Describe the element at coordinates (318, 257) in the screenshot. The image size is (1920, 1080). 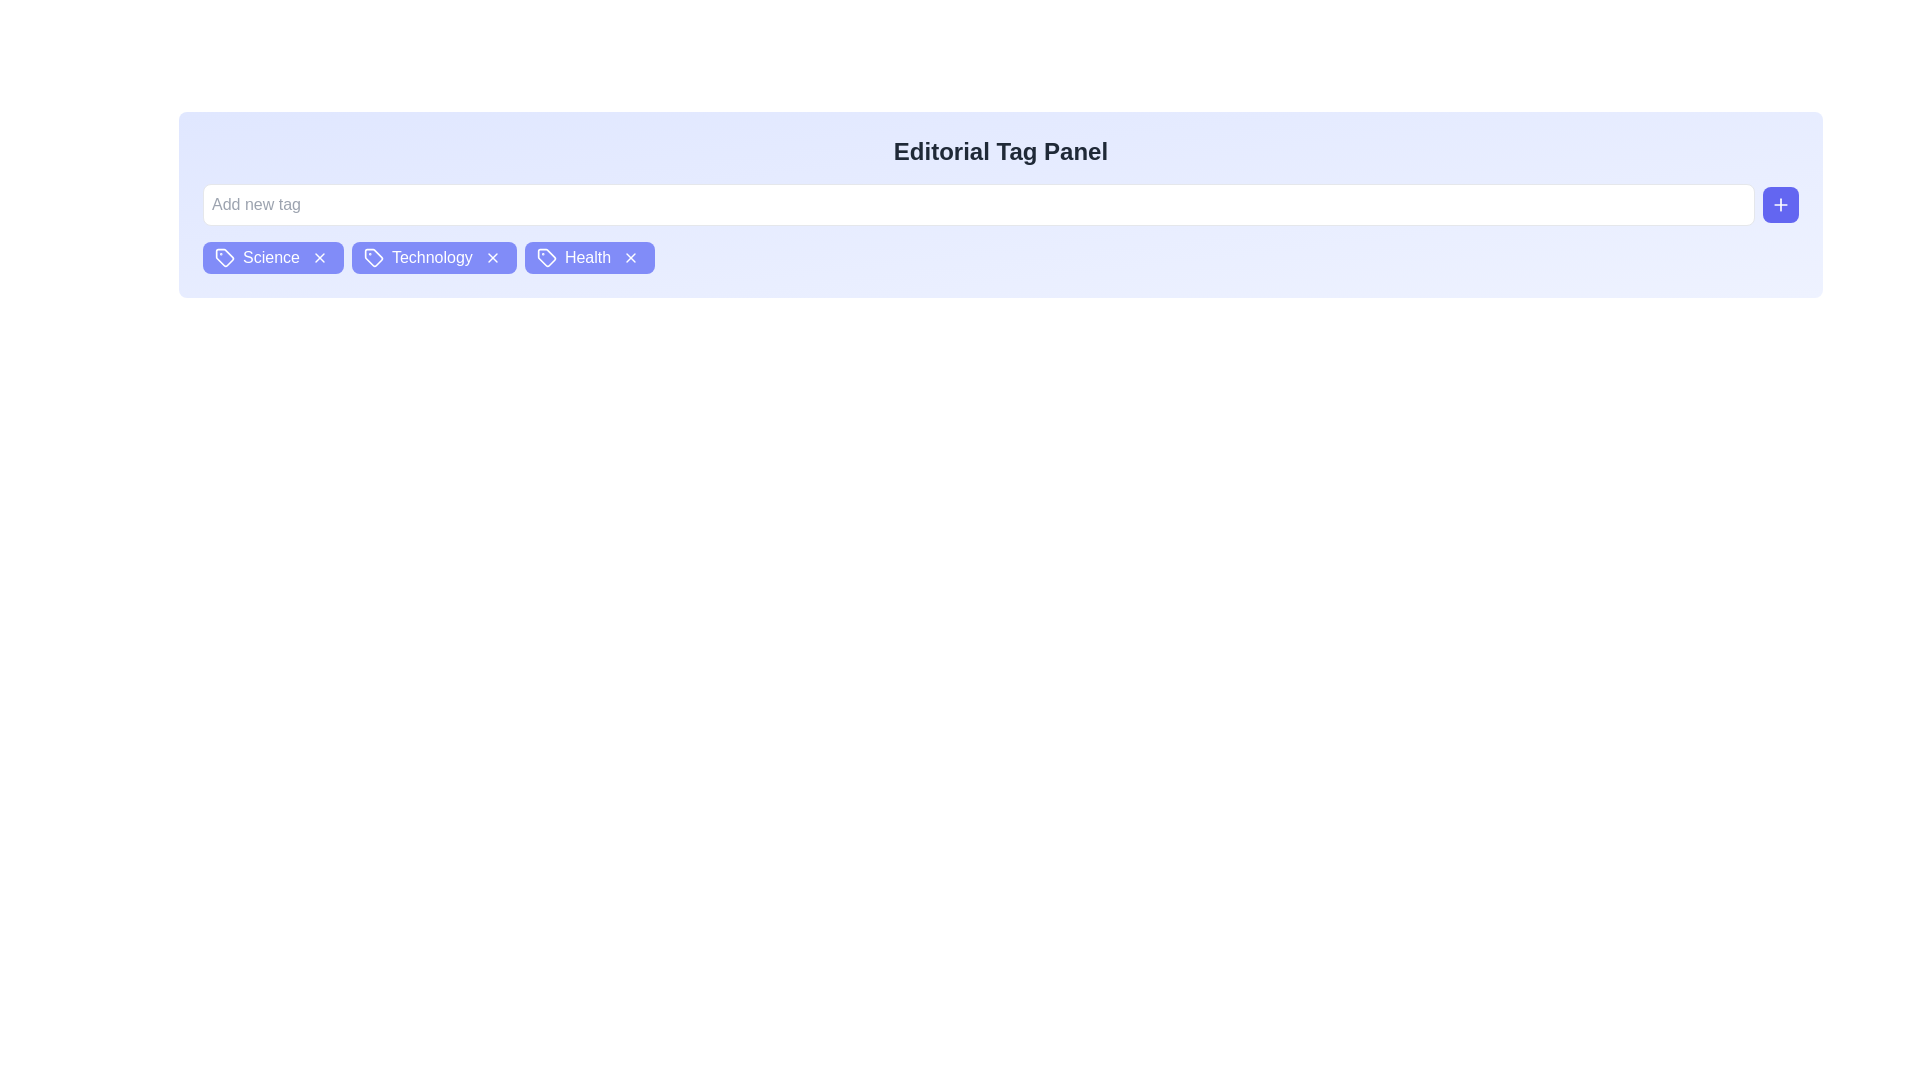
I see `the close button (X icon) of the 'Science' tag for keyboard interaction` at that location.